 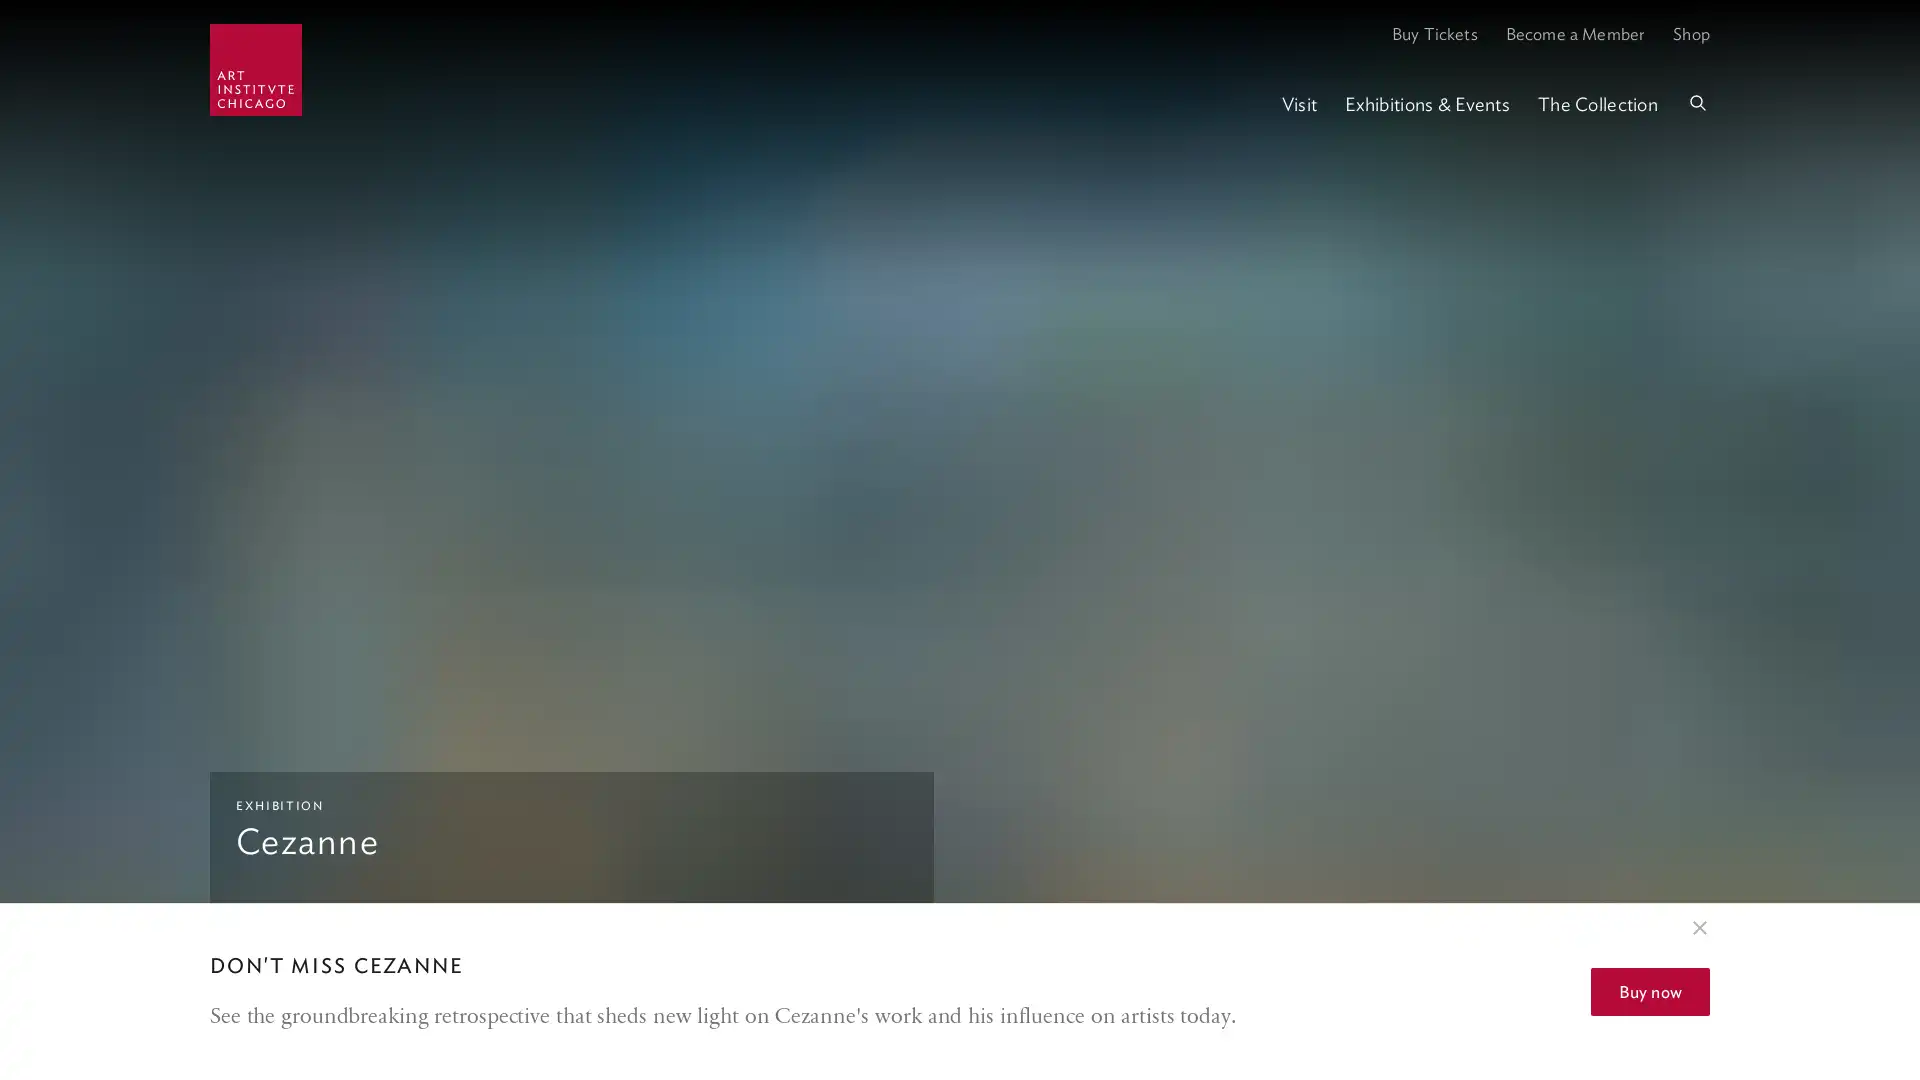 I want to click on Buy now, so click(x=1650, y=991).